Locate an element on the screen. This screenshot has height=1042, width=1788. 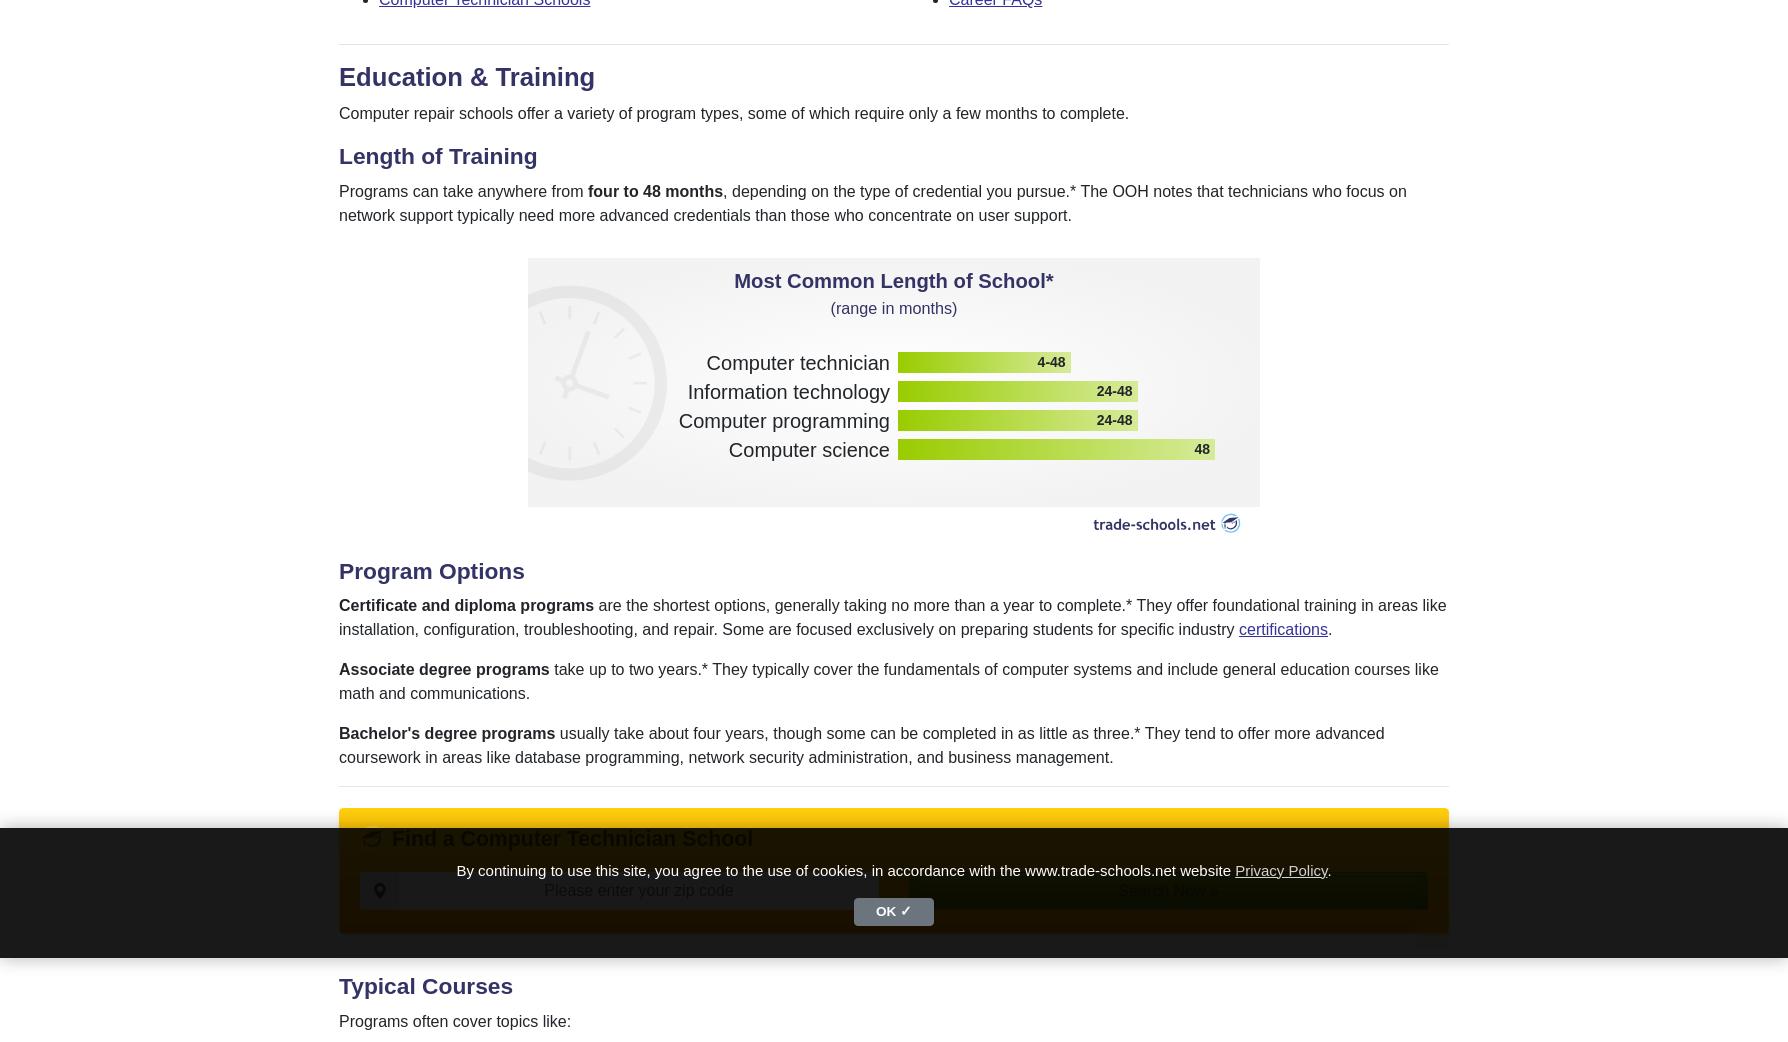
'Privacy Policy' is located at coordinates (1279, 868).